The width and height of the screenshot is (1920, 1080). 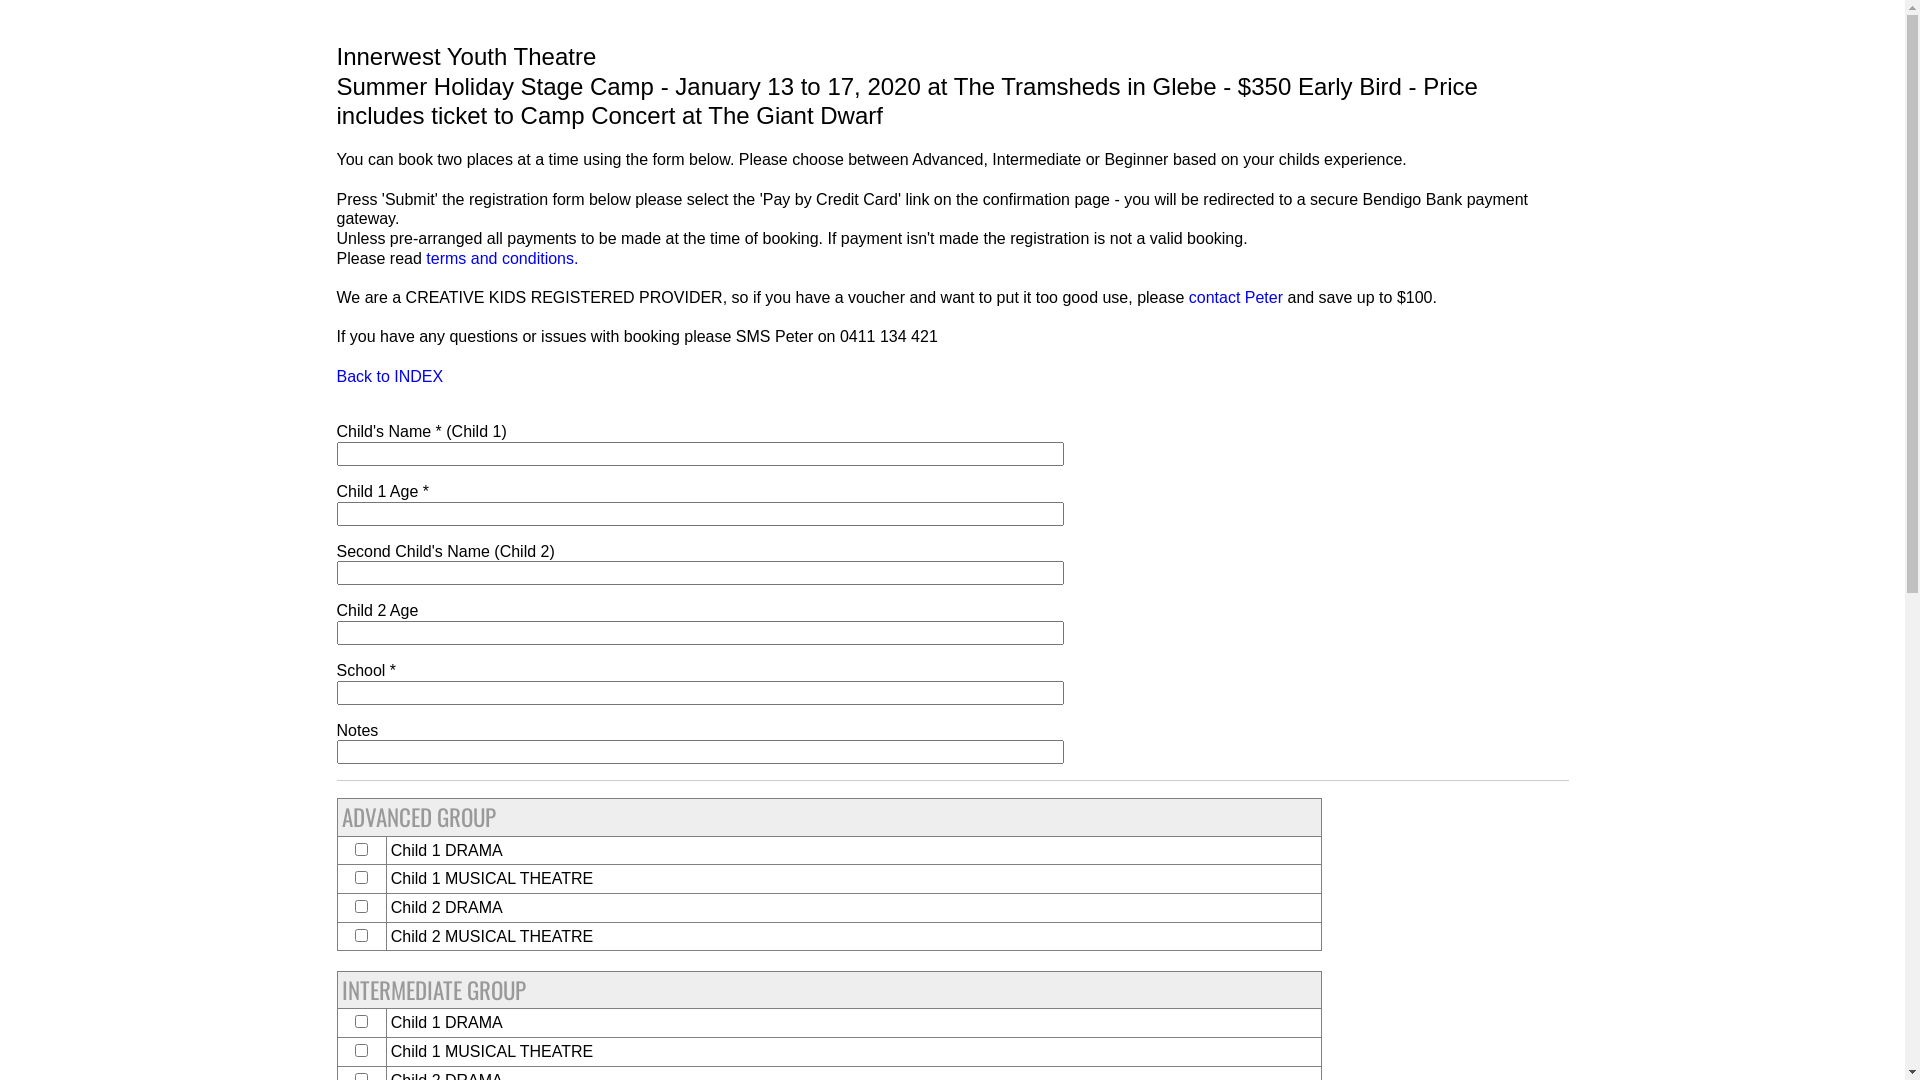 I want to click on 'Back to INDEX', so click(x=389, y=376).